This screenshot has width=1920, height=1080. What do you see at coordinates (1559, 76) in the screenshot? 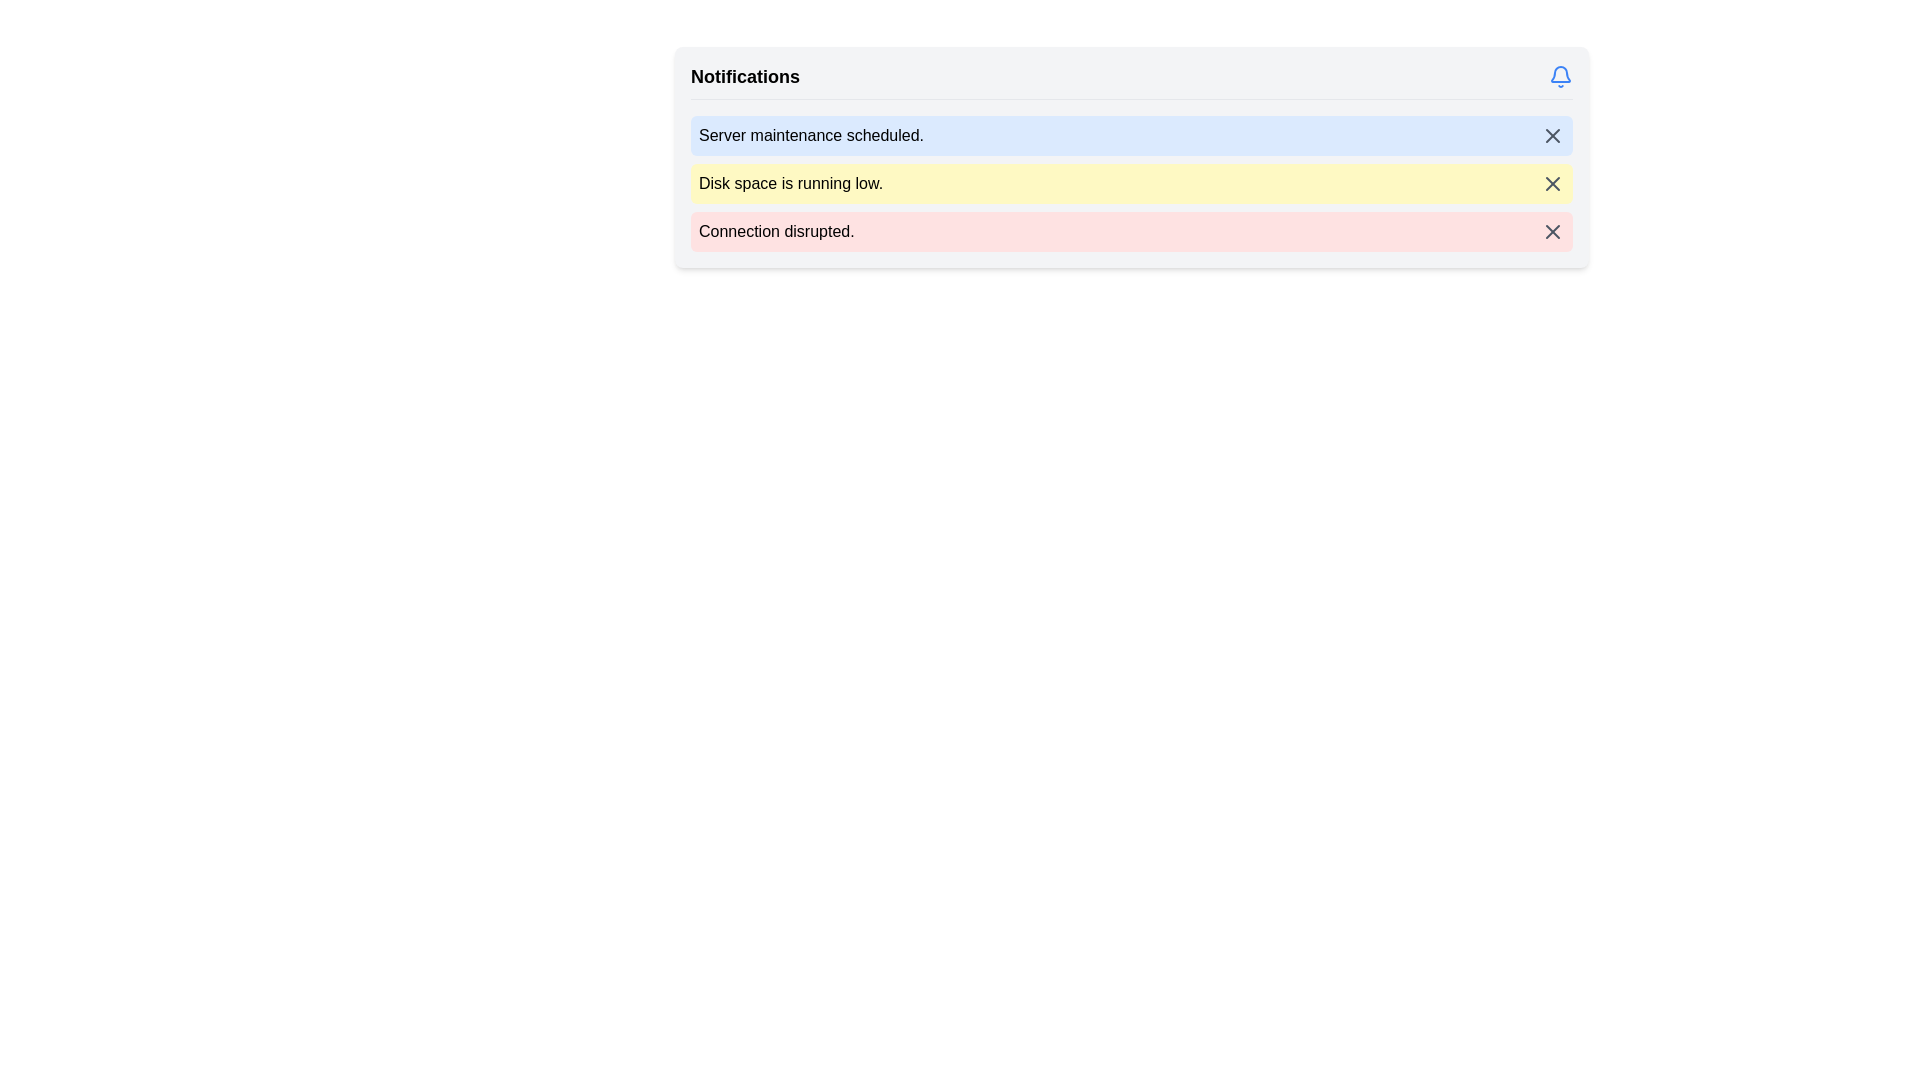
I see `the notification settings icon located at the top-right corner of the notification card header, adjacent to the title text 'Notifications.'` at bounding box center [1559, 76].